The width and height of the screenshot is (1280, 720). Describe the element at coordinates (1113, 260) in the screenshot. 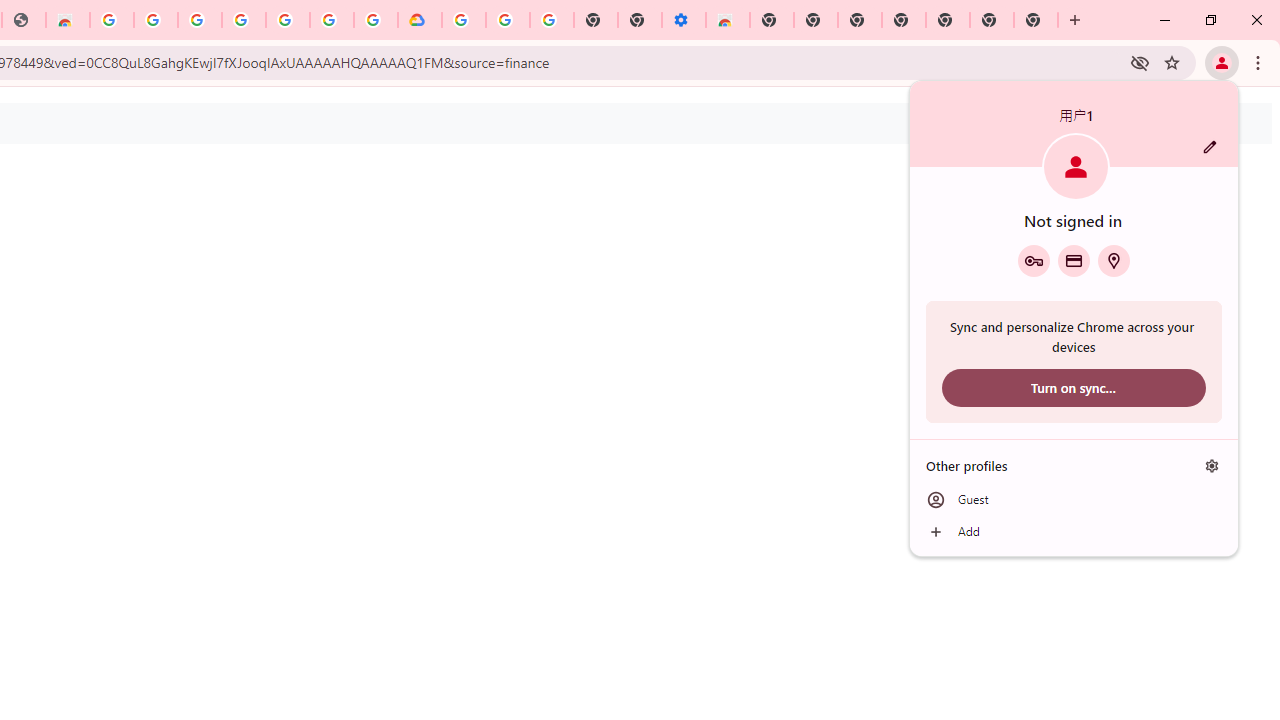

I see `'Addresses and more'` at that location.